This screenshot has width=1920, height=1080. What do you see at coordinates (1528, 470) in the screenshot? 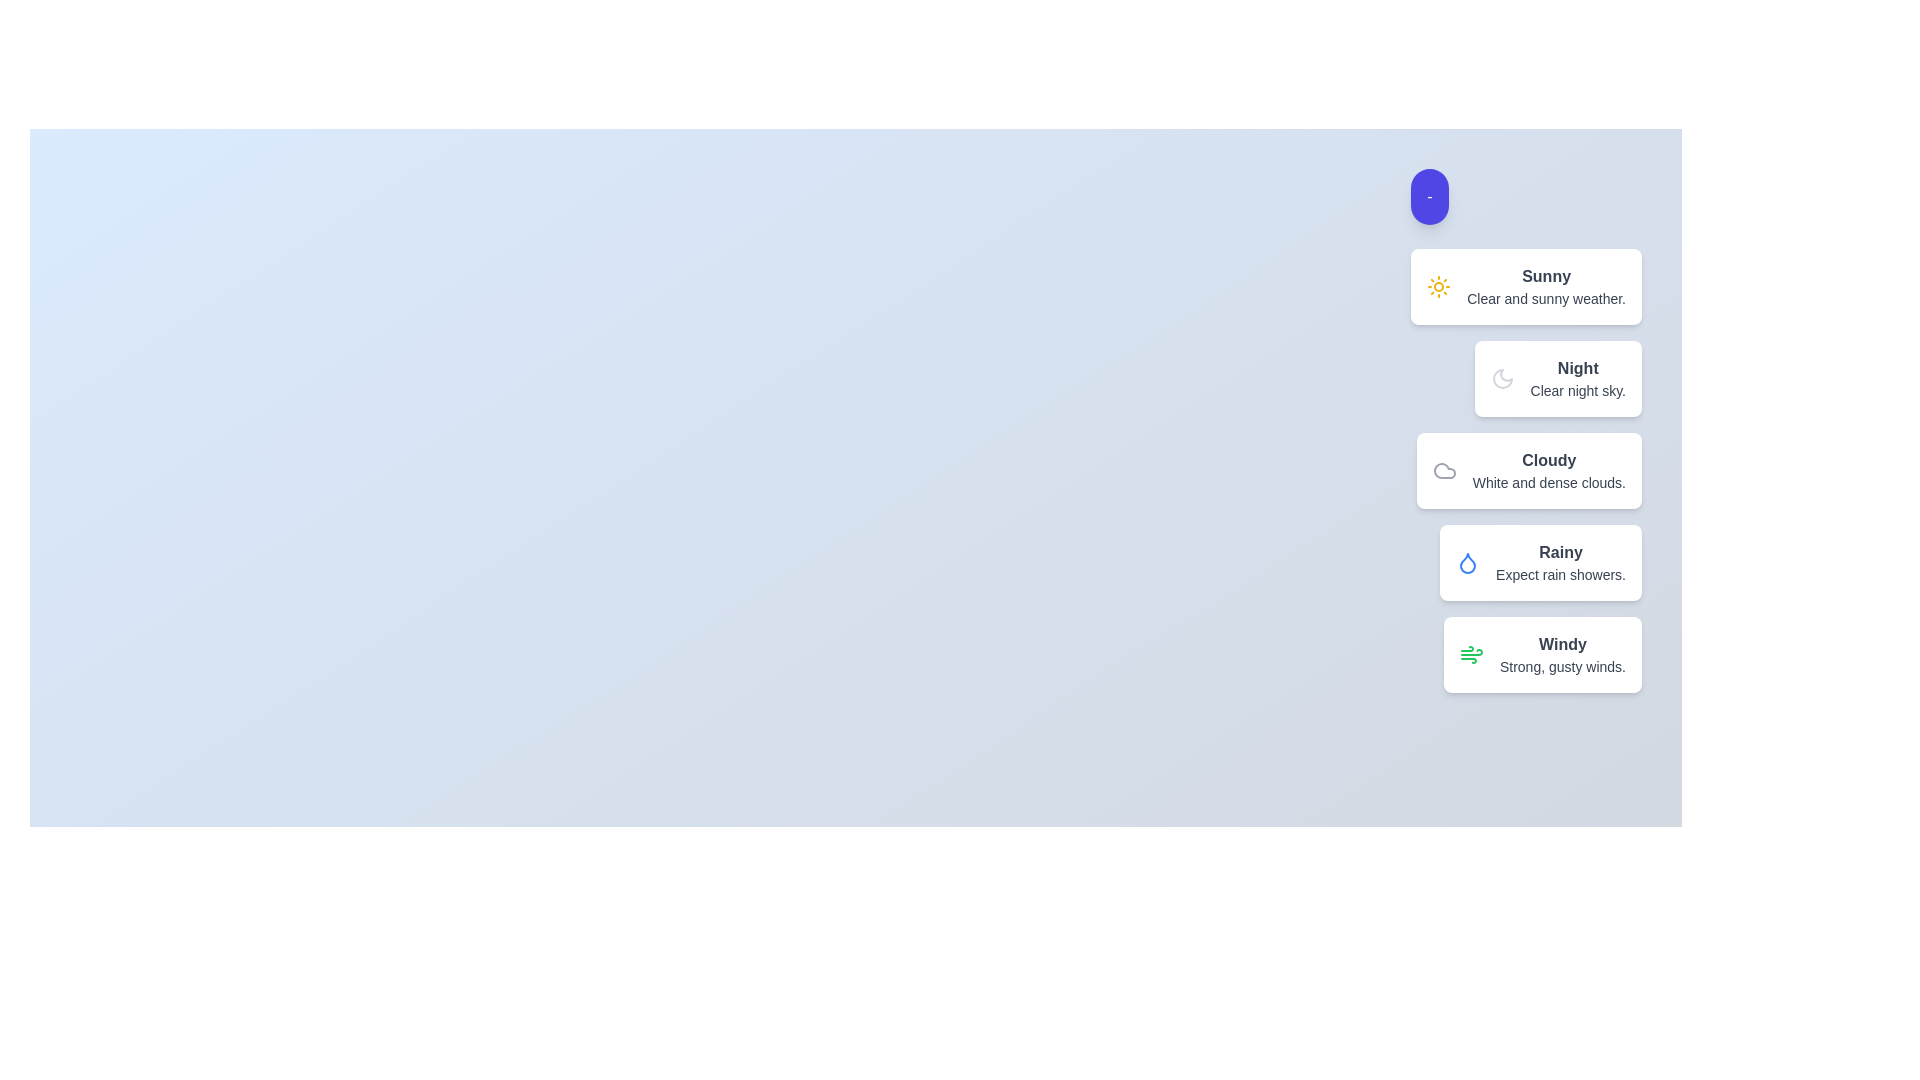
I see `the weather condition item corresponding to Cloudy` at bounding box center [1528, 470].